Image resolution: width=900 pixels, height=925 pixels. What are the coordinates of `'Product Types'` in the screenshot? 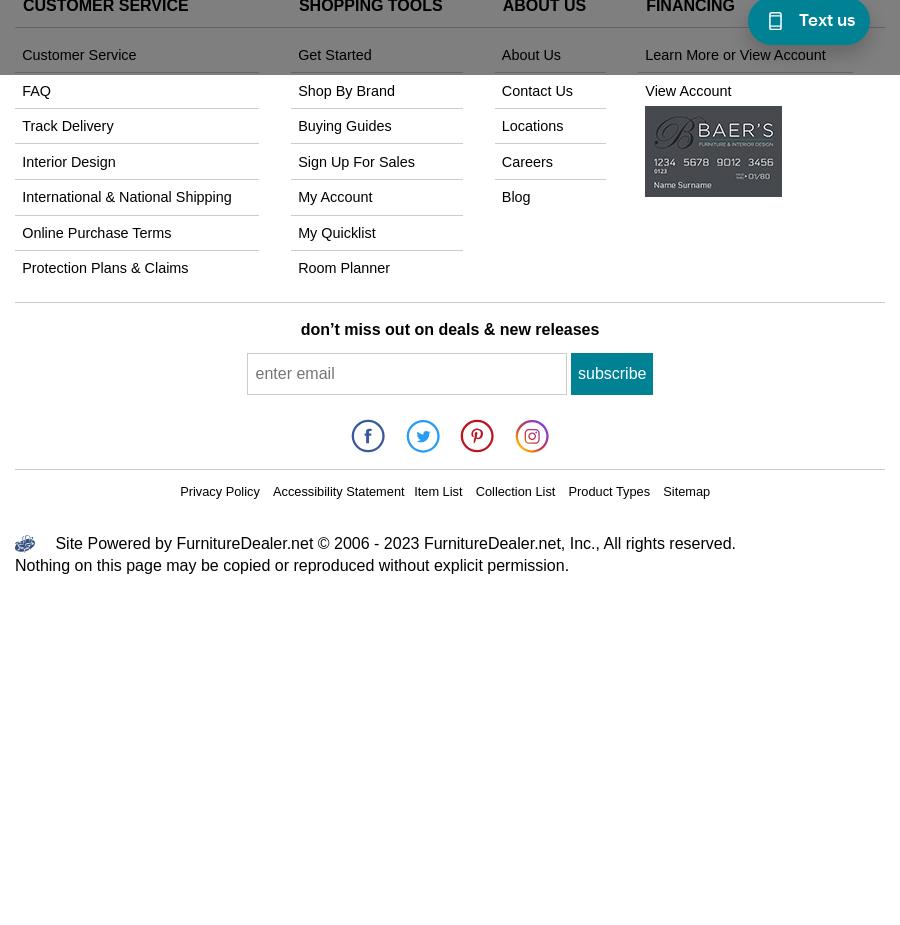 It's located at (567, 490).